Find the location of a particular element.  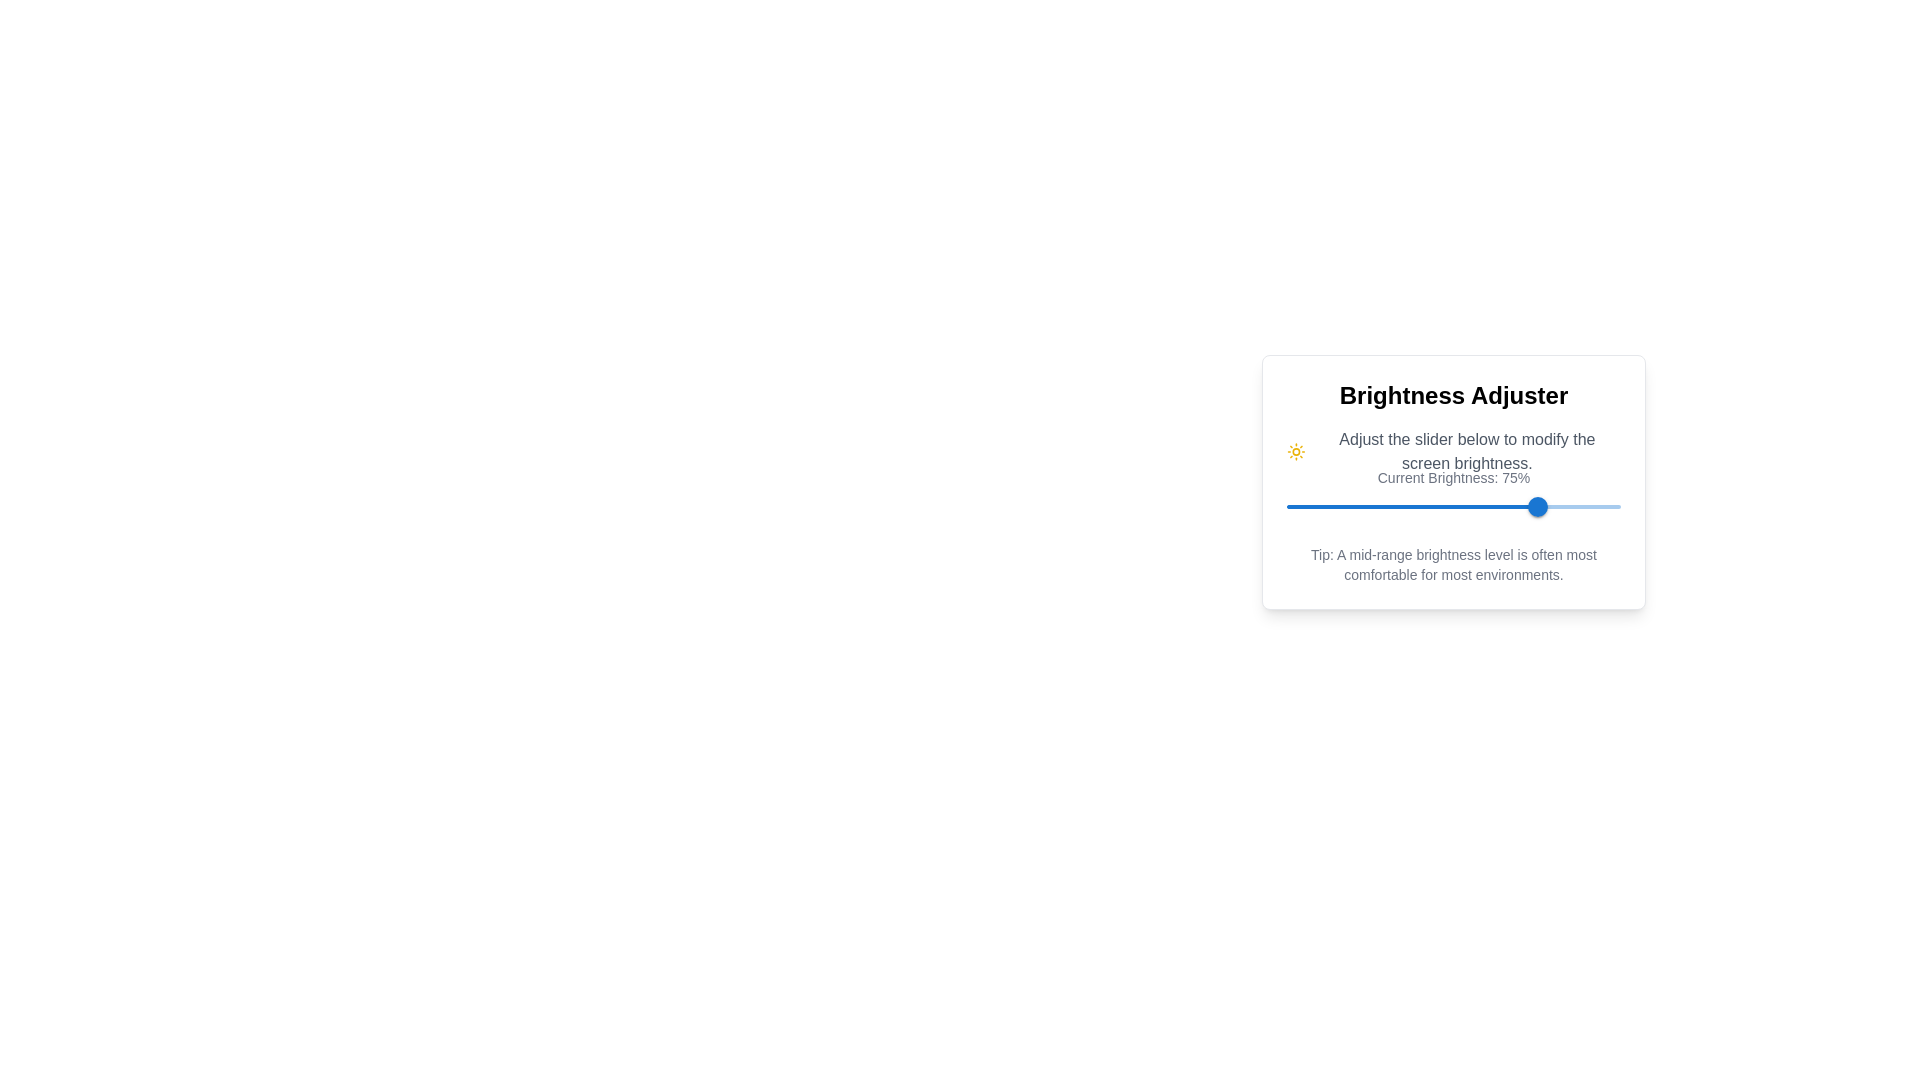

brightness is located at coordinates (1540, 505).